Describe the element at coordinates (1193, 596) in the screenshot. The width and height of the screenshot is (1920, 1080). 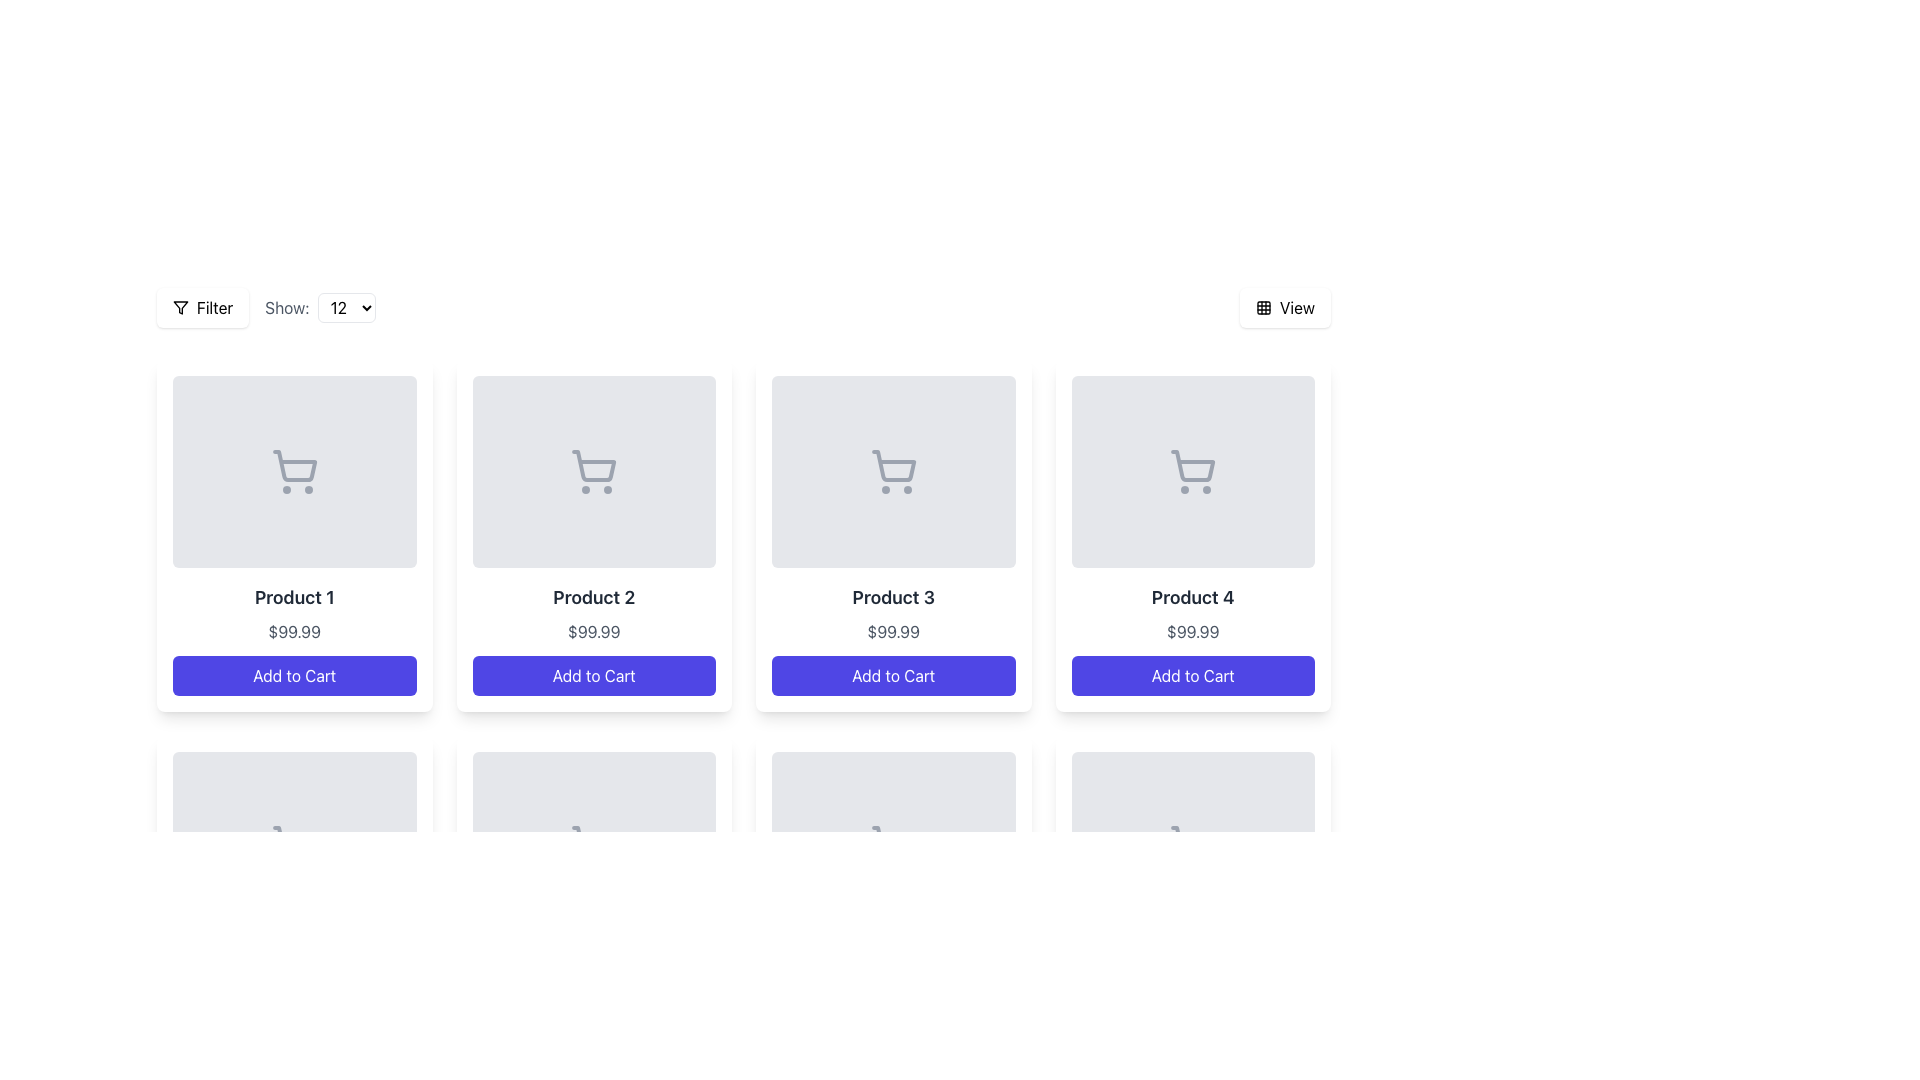
I see `text label that identifies the product in the fourth product card, located below the image and above the price text` at that location.